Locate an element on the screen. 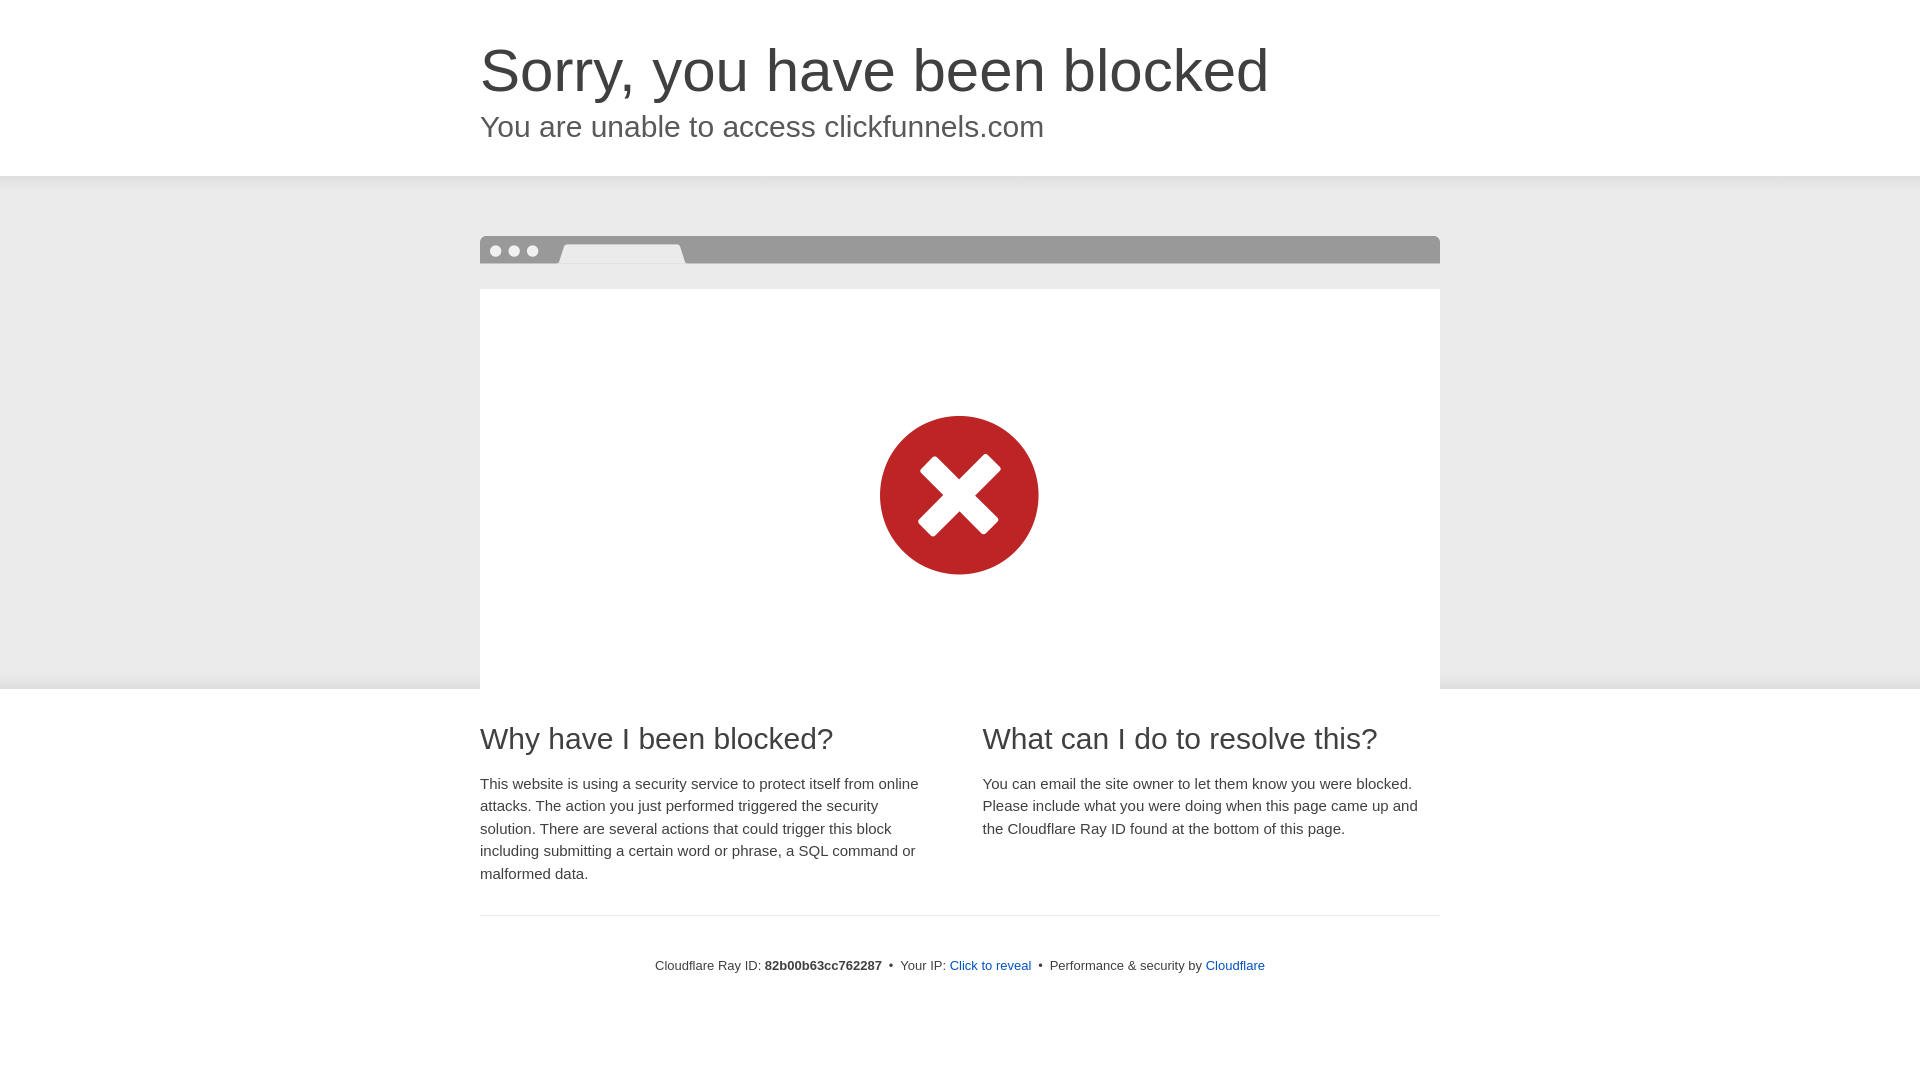 The image size is (1920, 1080). 'Click to reveal' is located at coordinates (949, 964).